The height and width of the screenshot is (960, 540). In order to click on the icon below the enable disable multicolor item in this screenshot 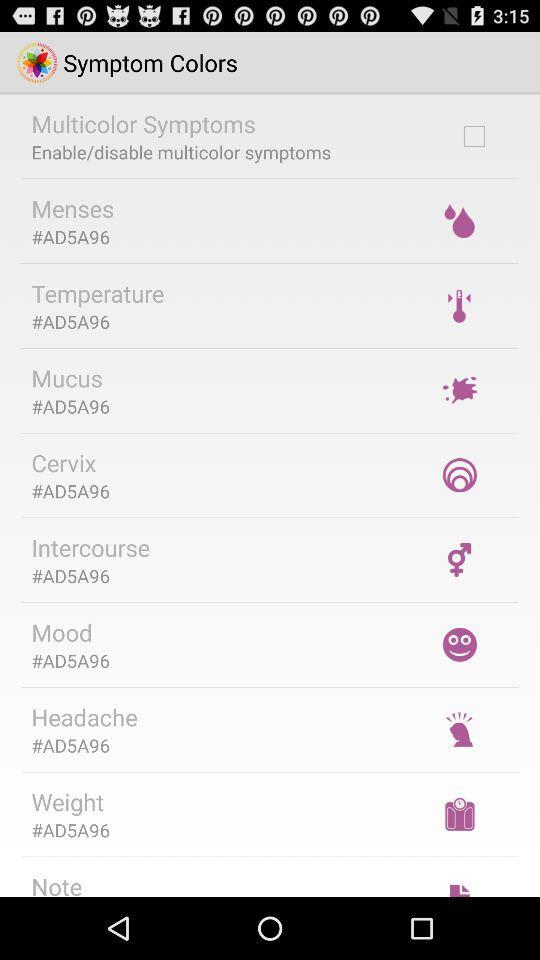, I will do `click(71, 208)`.